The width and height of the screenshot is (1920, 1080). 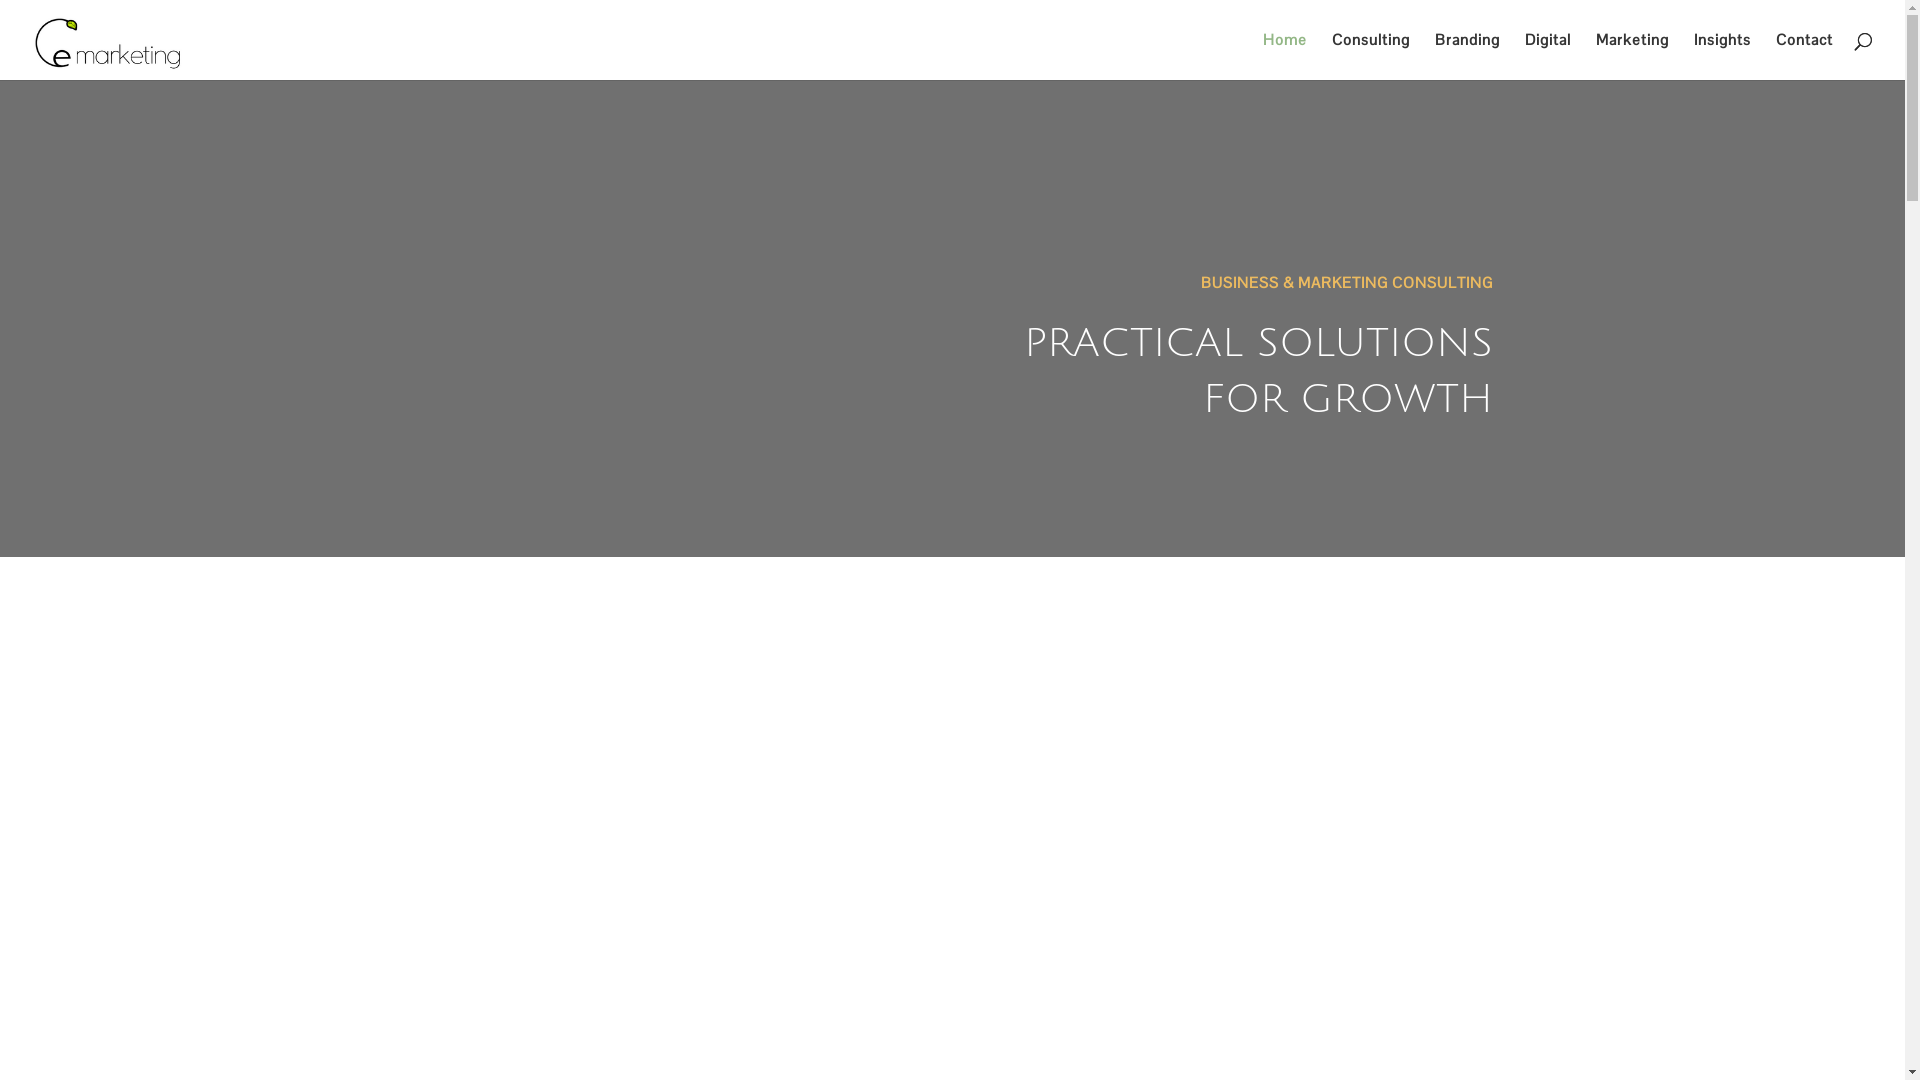 What do you see at coordinates (1804, 55) in the screenshot?
I see `'Contact'` at bounding box center [1804, 55].